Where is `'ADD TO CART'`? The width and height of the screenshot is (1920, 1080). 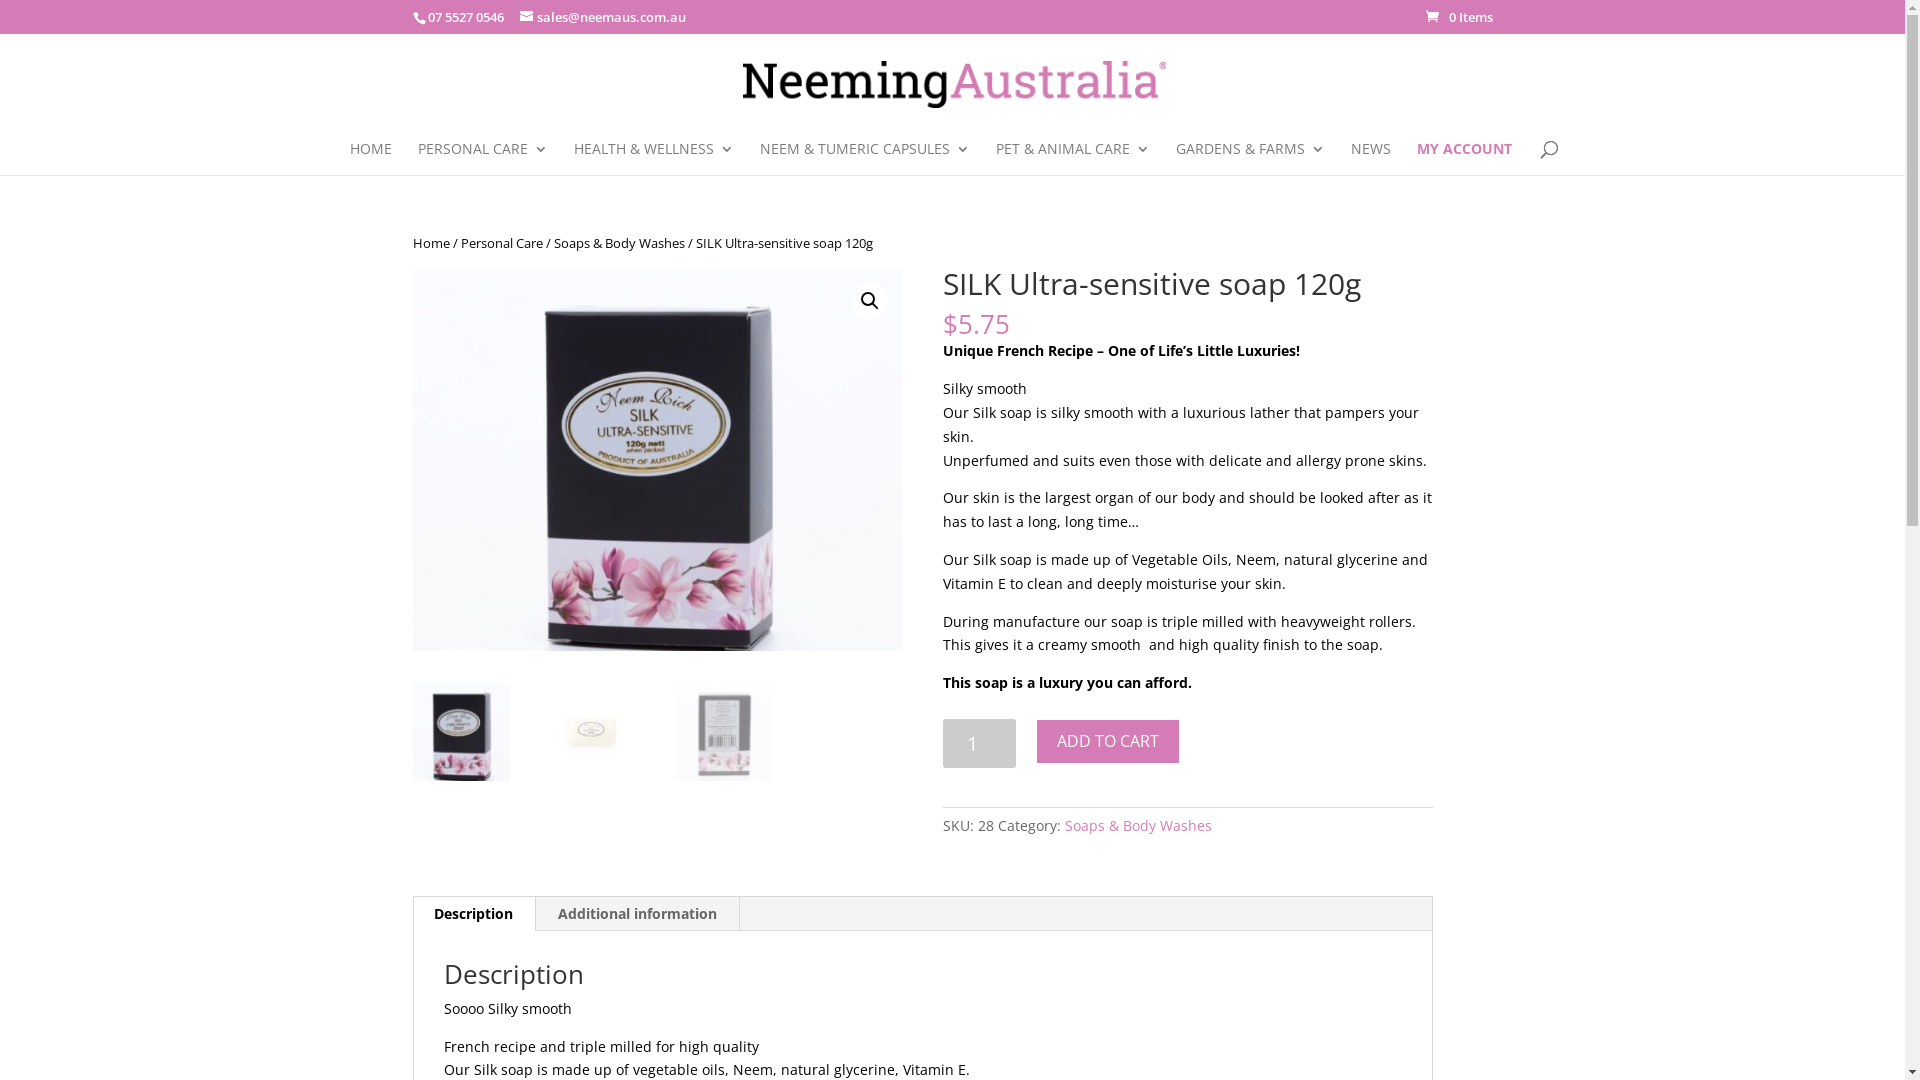
'ADD TO CART' is located at coordinates (1107, 741).